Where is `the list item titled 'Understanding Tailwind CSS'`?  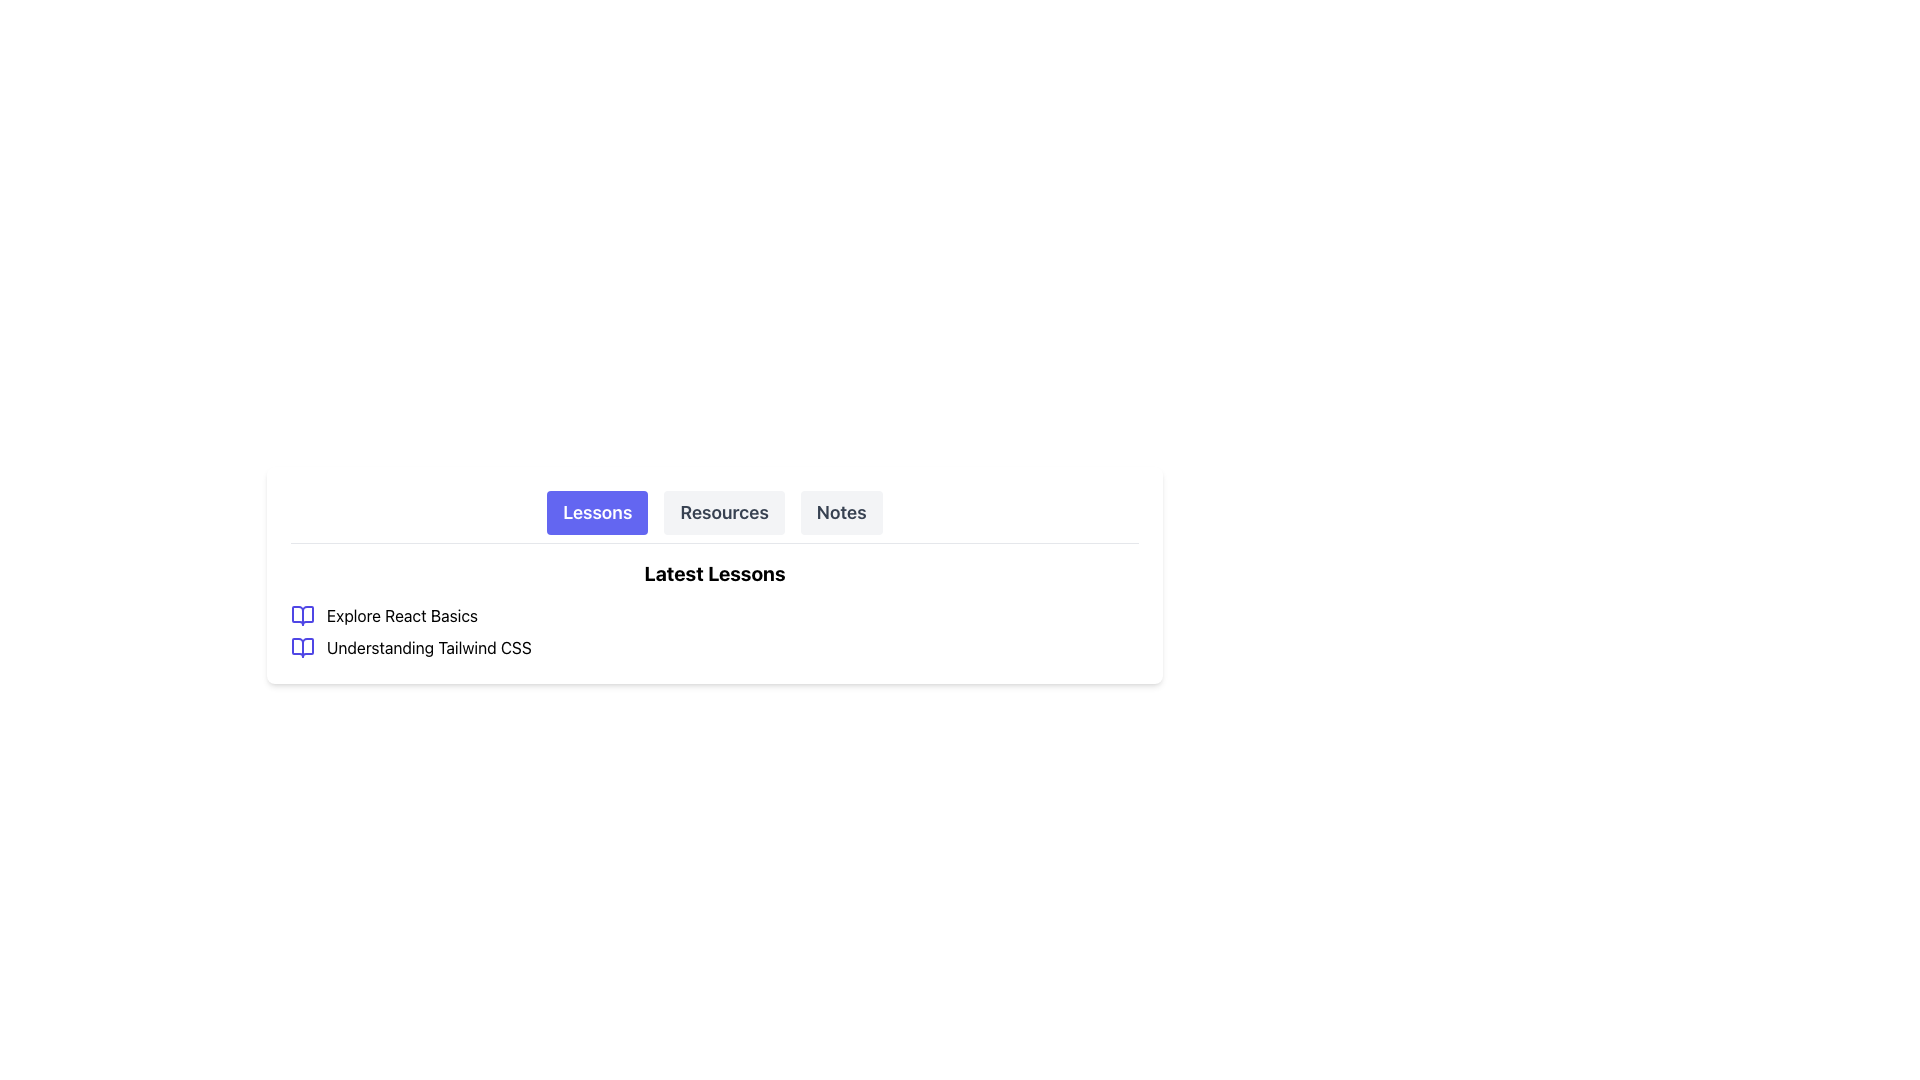 the list item titled 'Understanding Tailwind CSS' is located at coordinates (715, 648).